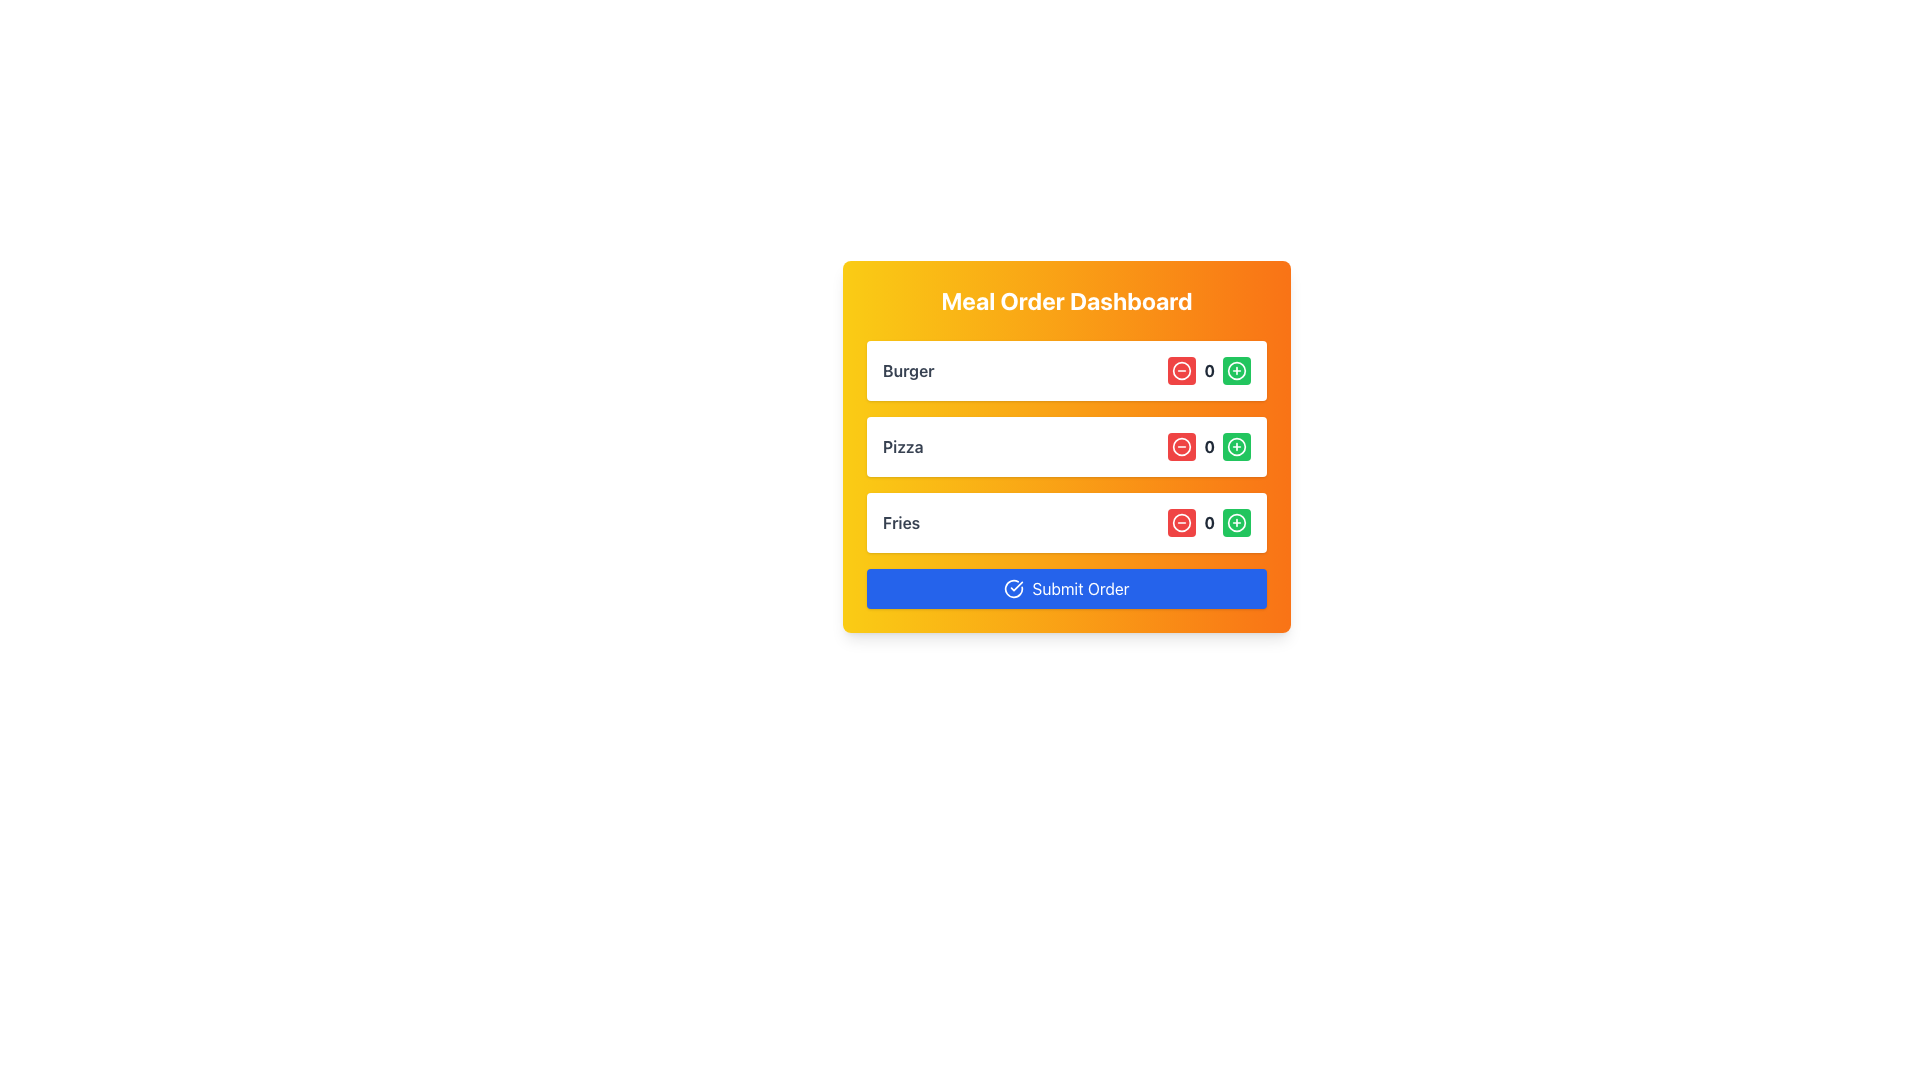 The image size is (1920, 1080). Describe the element at coordinates (900, 522) in the screenshot. I see `the text label 'fries' which identifies the food item in its card, positioned at the bottom of a vertical list of similar cards` at that location.